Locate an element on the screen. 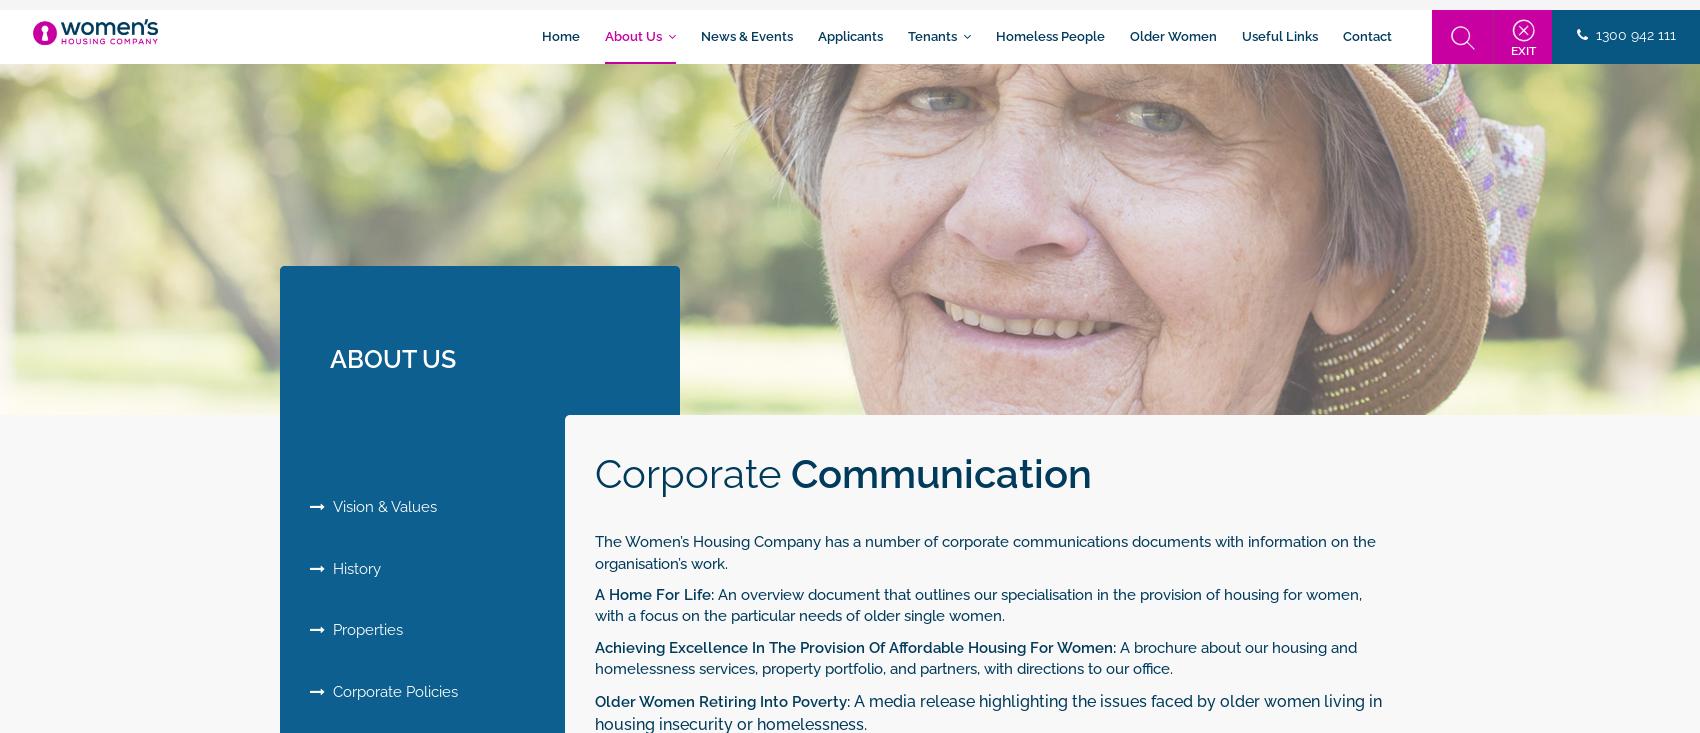 This screenshot has width=1700, height=733. 'Corporate' is located at coordinates (692, 472).